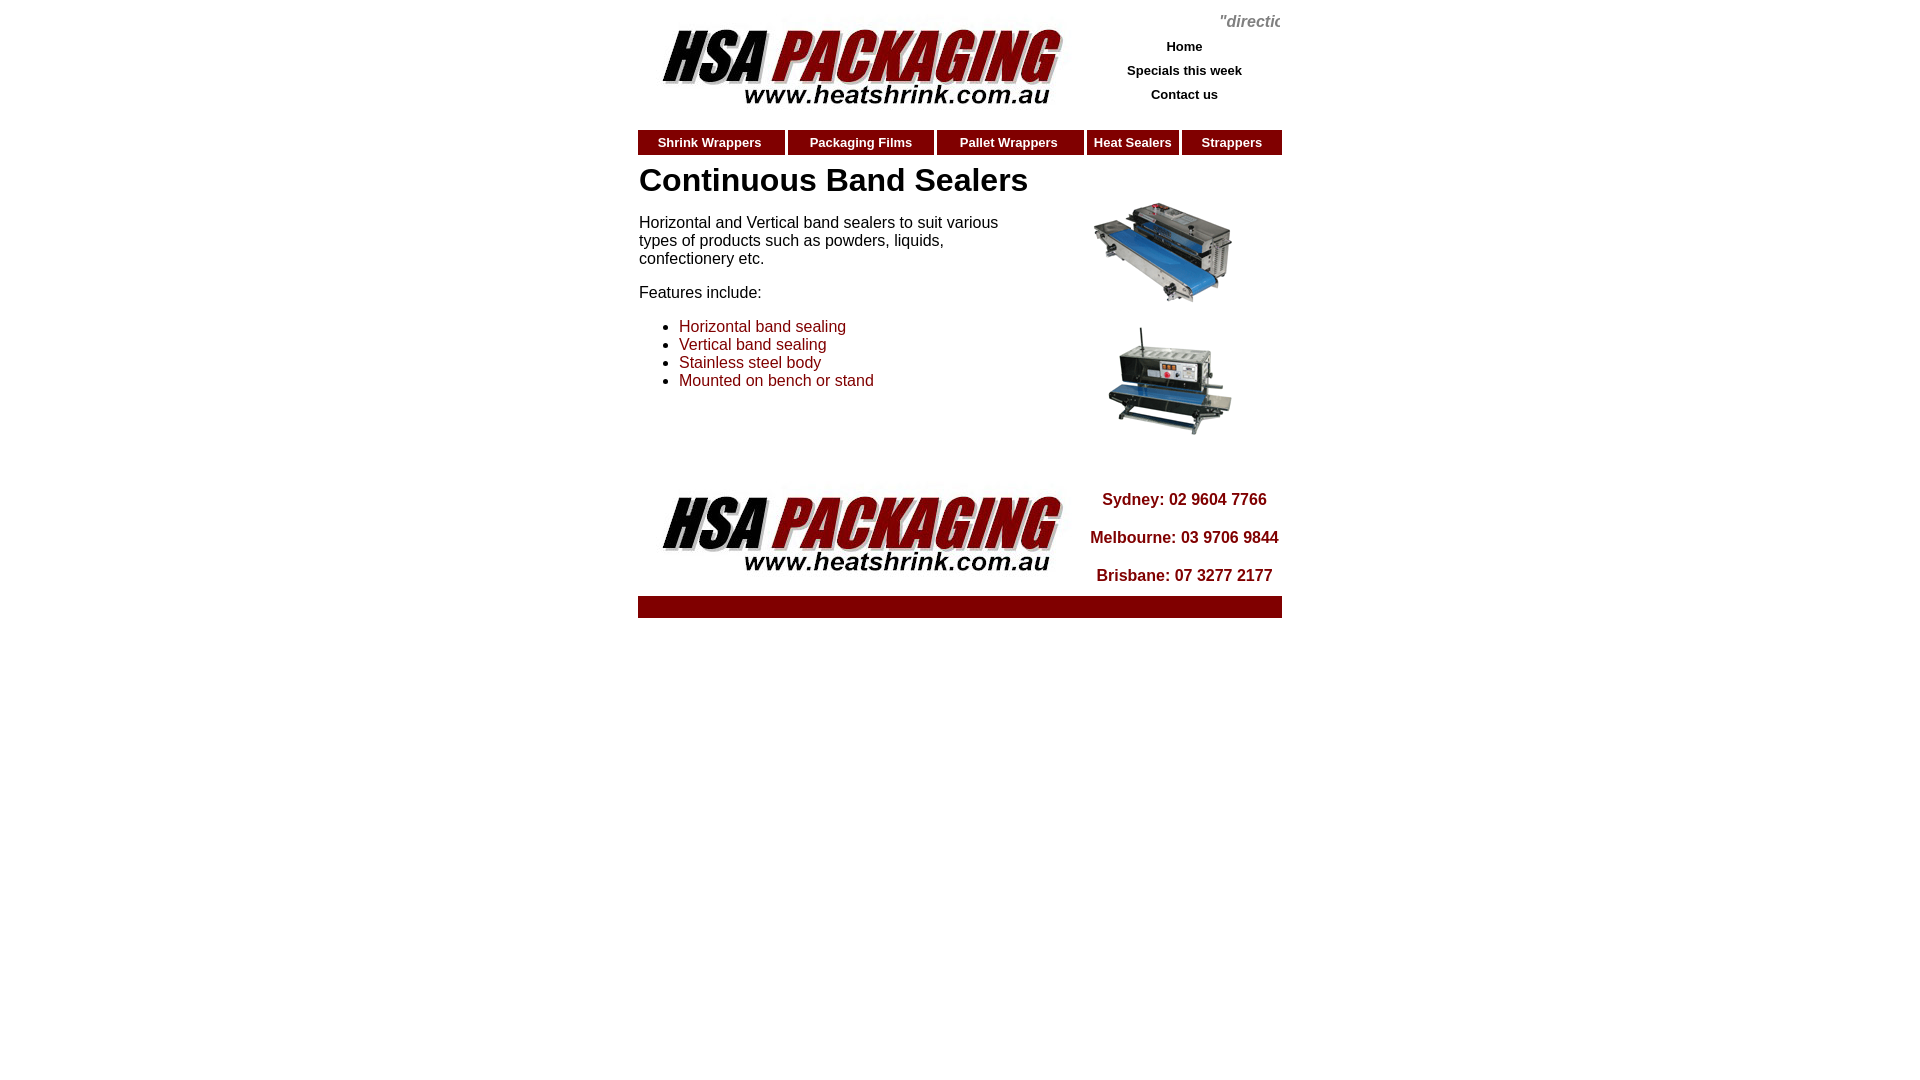 The width and height of the screenshot is (1920, 1080). I want to click on 'Contact us', so click(1151, 94).